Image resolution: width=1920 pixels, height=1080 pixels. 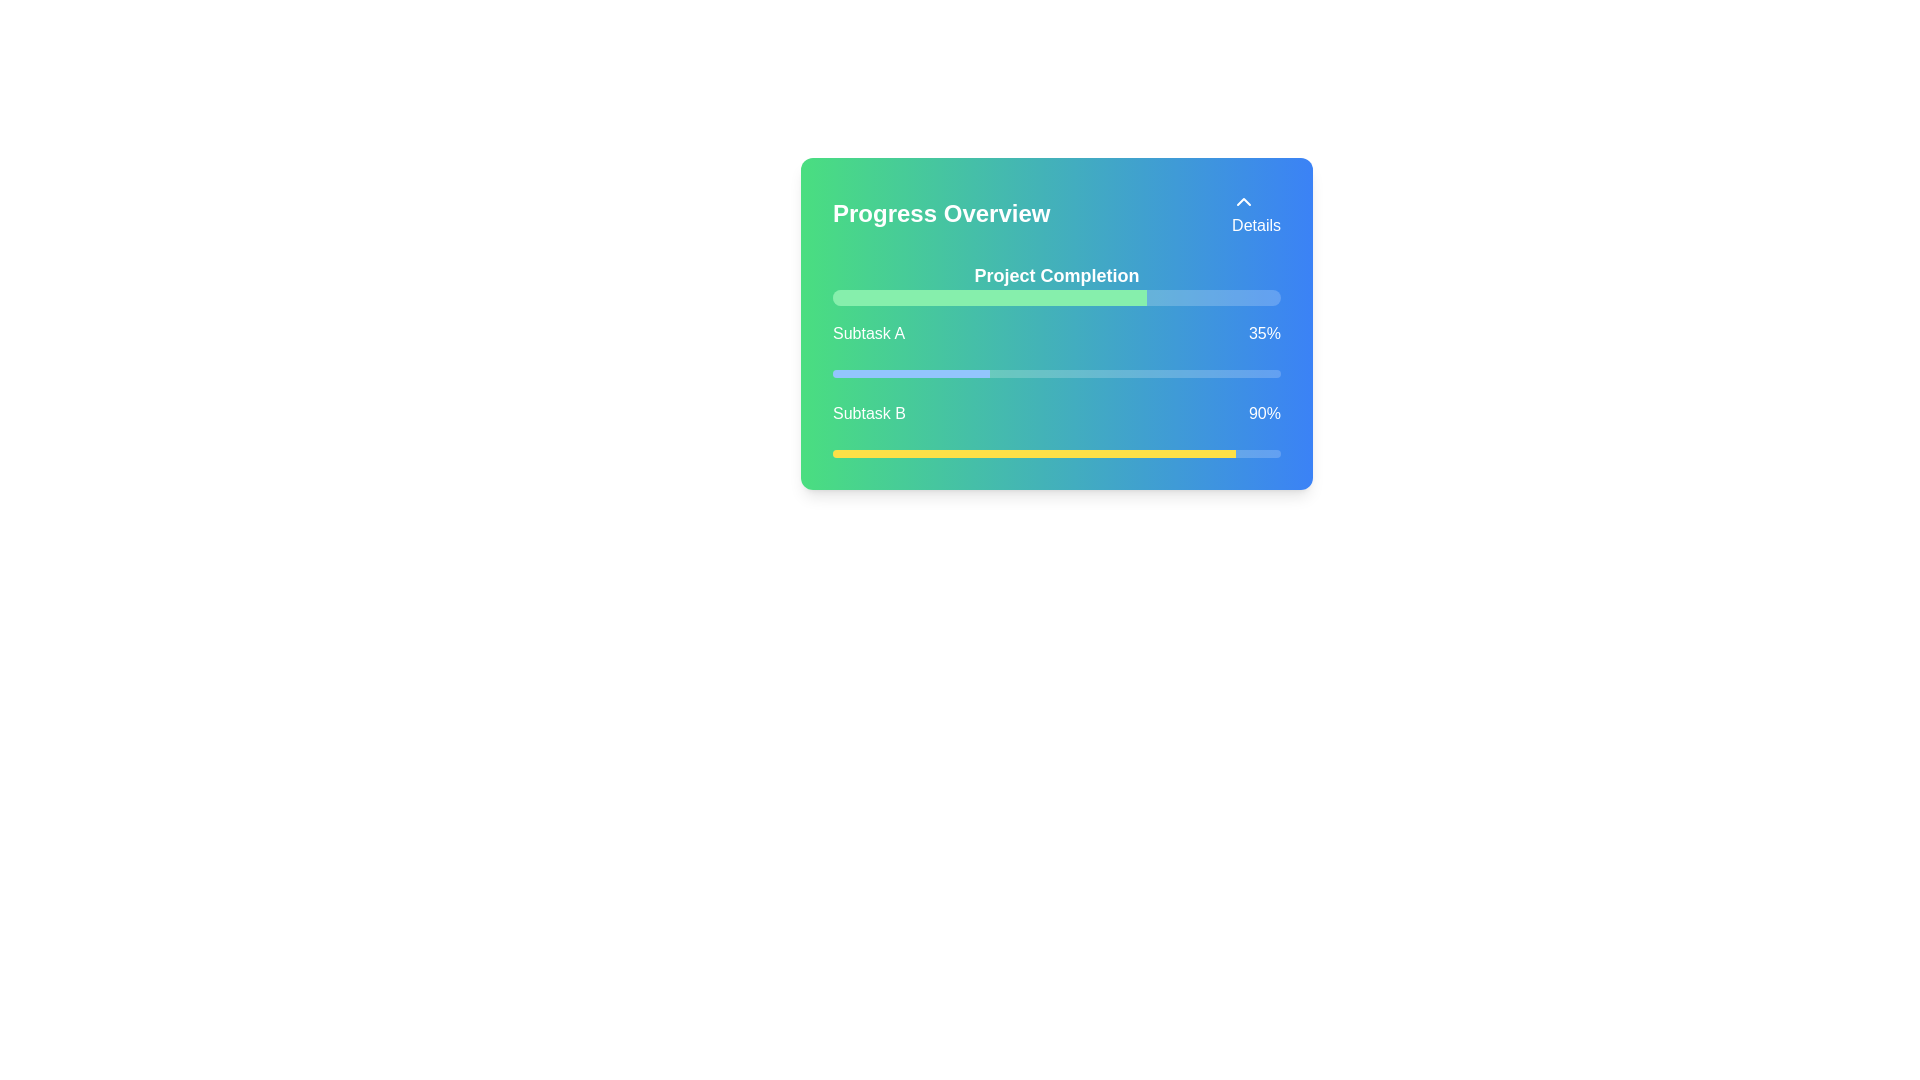 What do you see at coordinates (1243, 201) in the screenshot?
I see `the Chevron icon located at the top-right corner of the 'Progress Overview' card` at bounding box center [1243, 201].